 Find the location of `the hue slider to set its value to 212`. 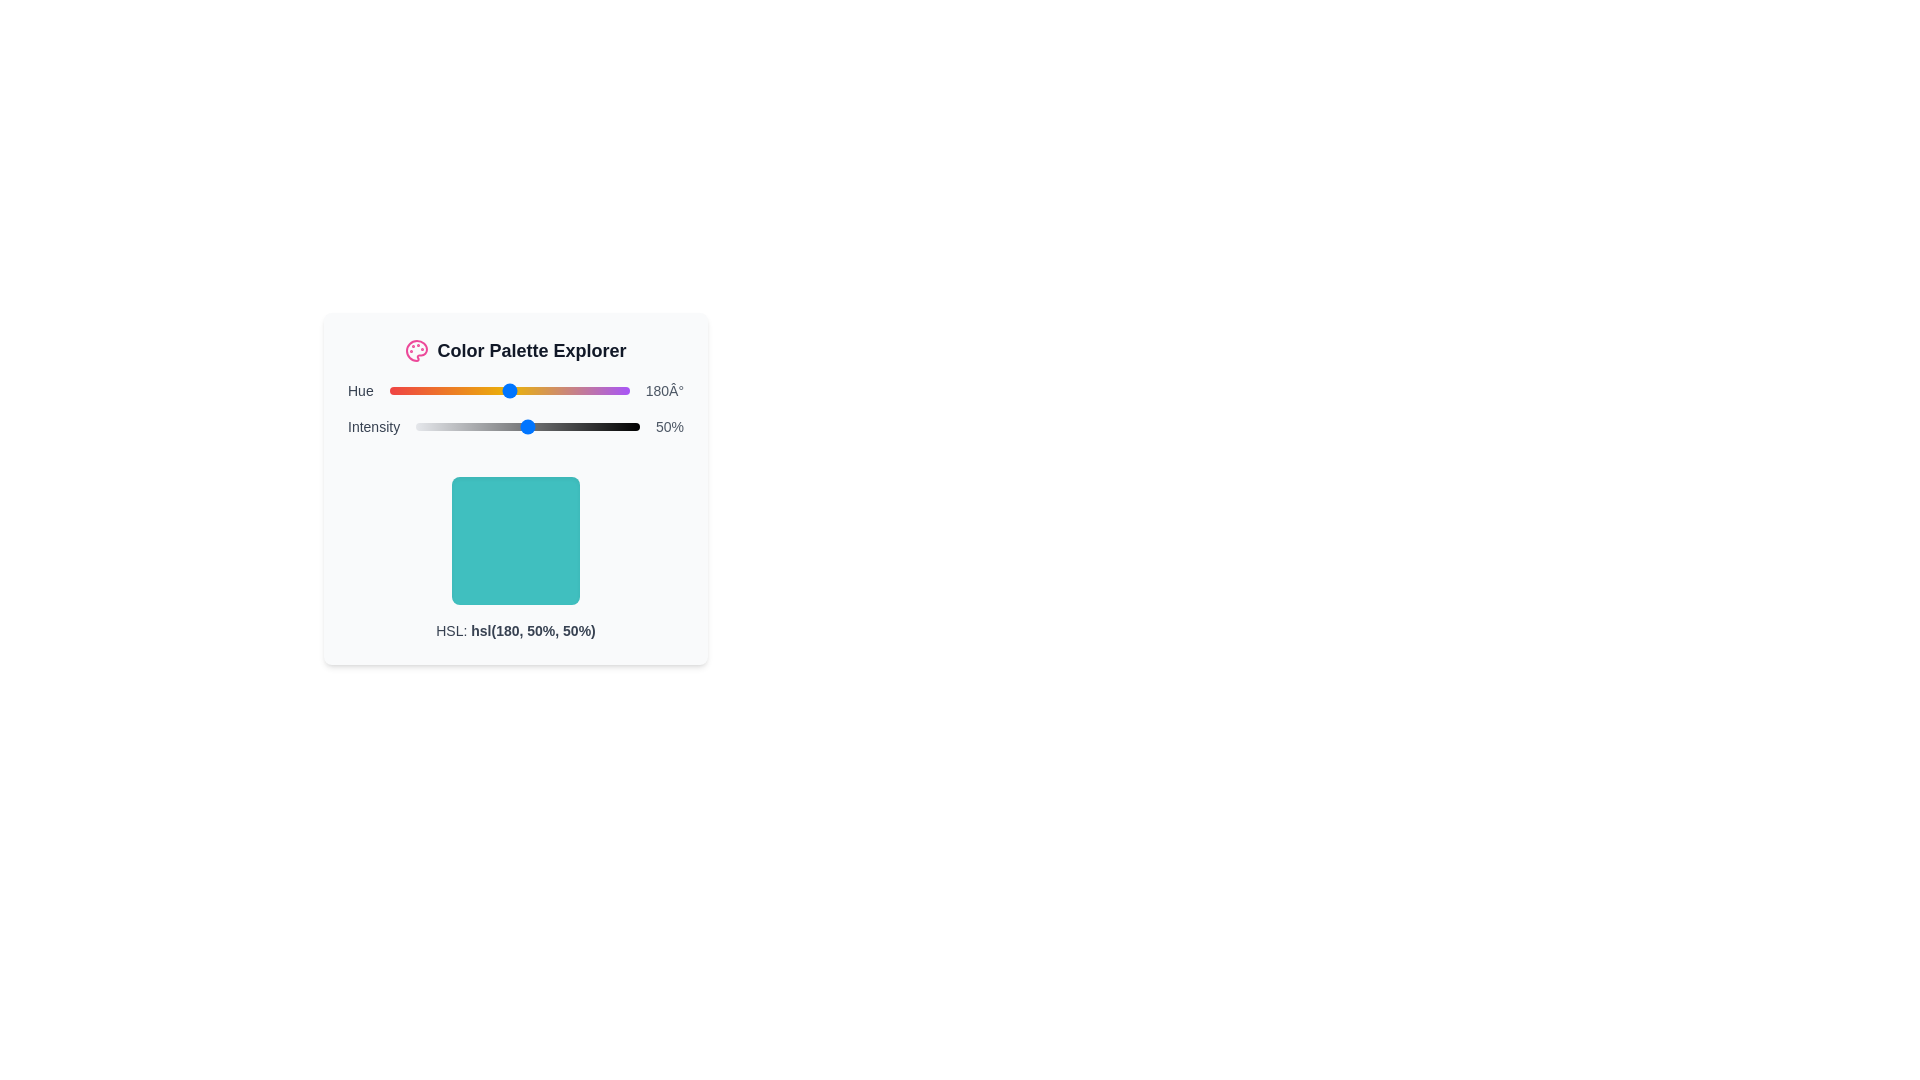

the hue slider to set its value to 212 is located at coordinates (531, 390).